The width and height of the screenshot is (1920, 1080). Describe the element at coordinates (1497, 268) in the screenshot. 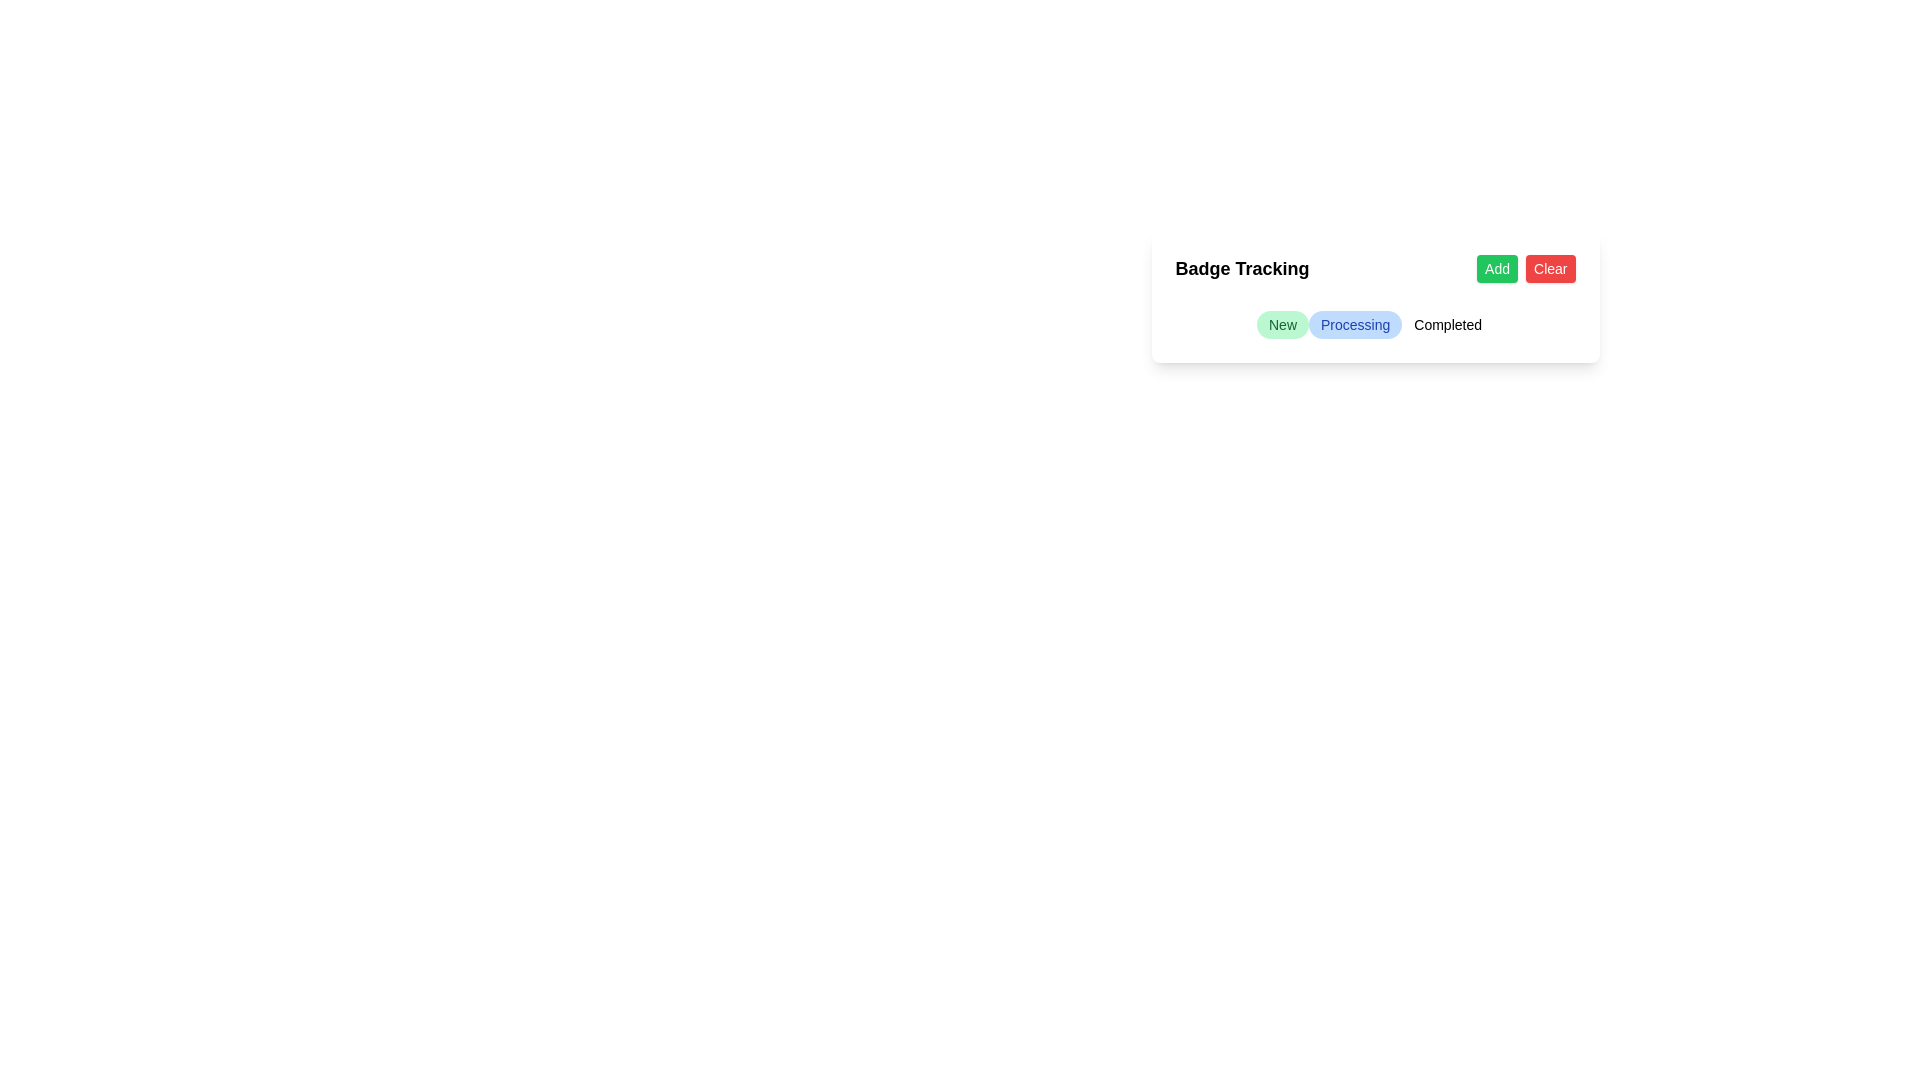

I see `the green 'Add' button with white text, located in the top-right section of the 'Badge Tracking' card` at that location.